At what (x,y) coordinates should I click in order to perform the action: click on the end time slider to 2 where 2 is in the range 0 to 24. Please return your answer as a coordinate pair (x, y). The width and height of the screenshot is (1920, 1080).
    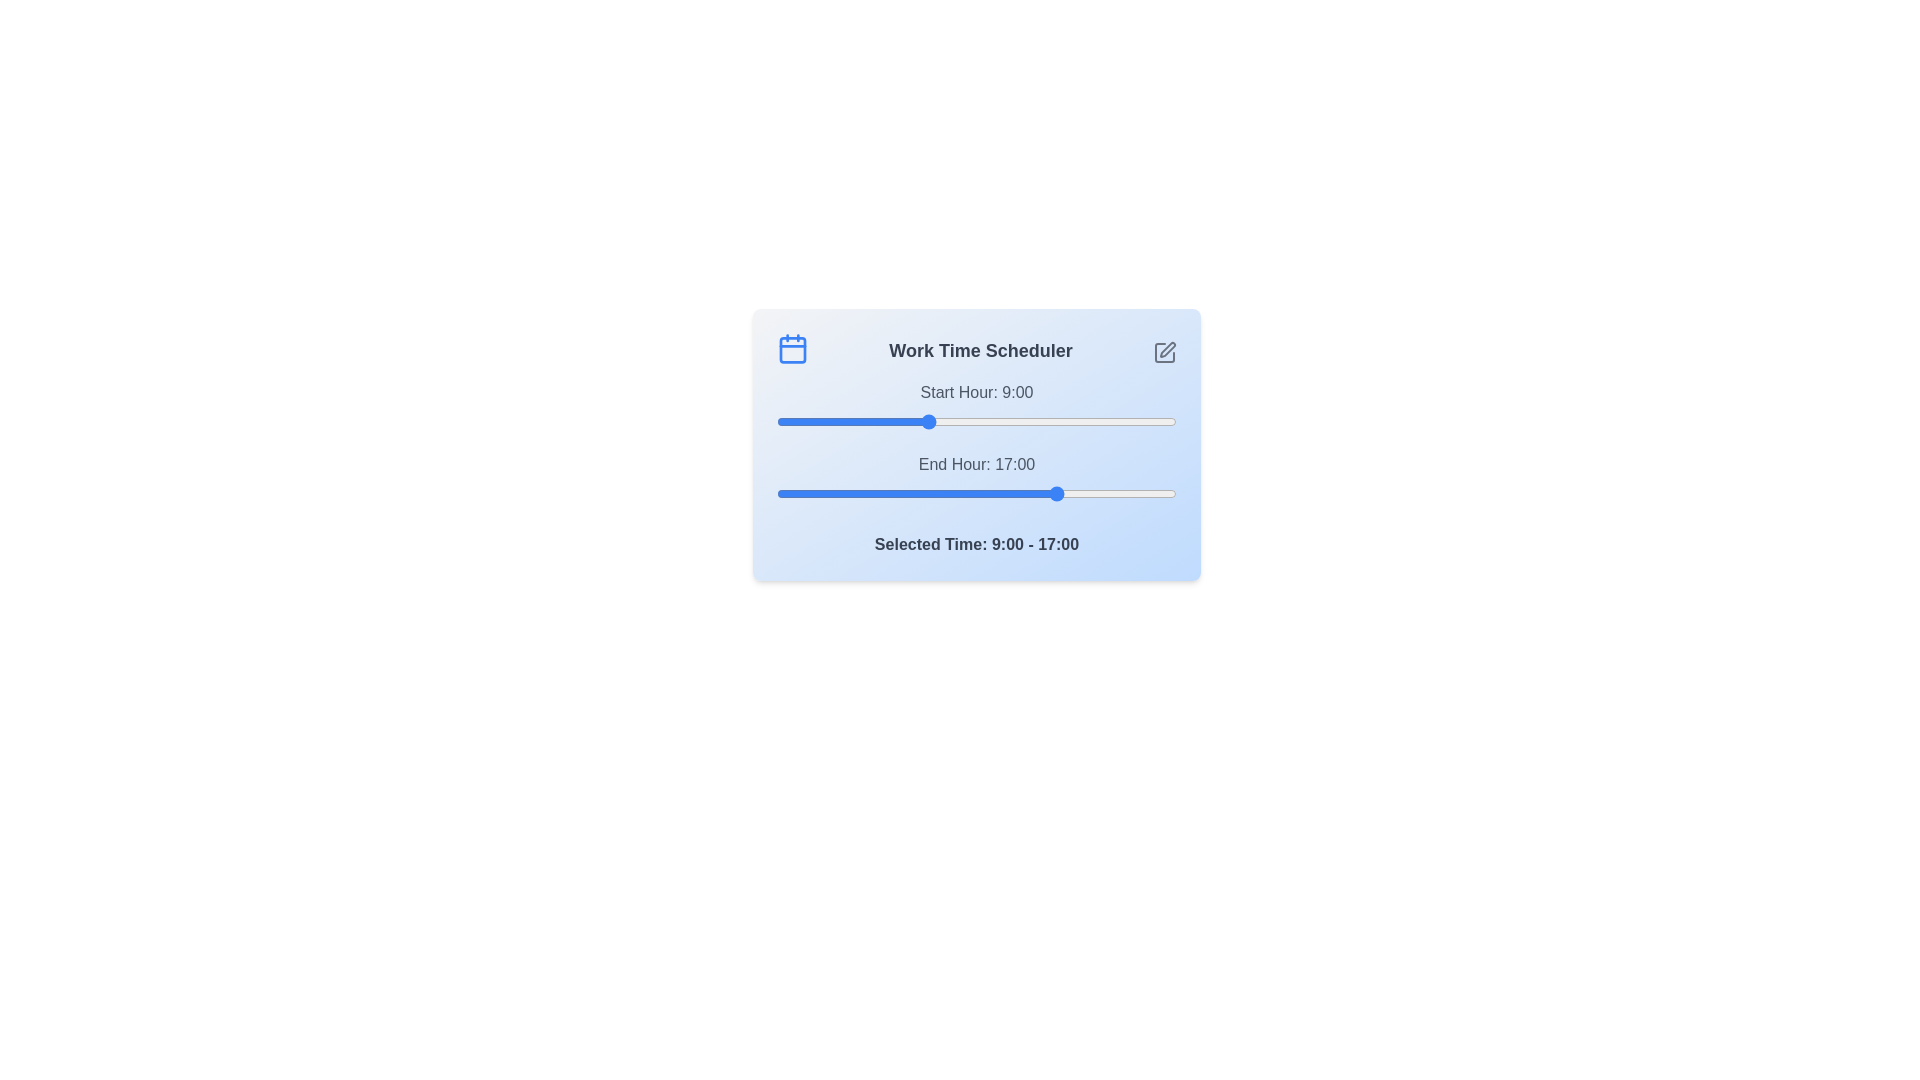
    Looking at the image, I should click on (810, 493).